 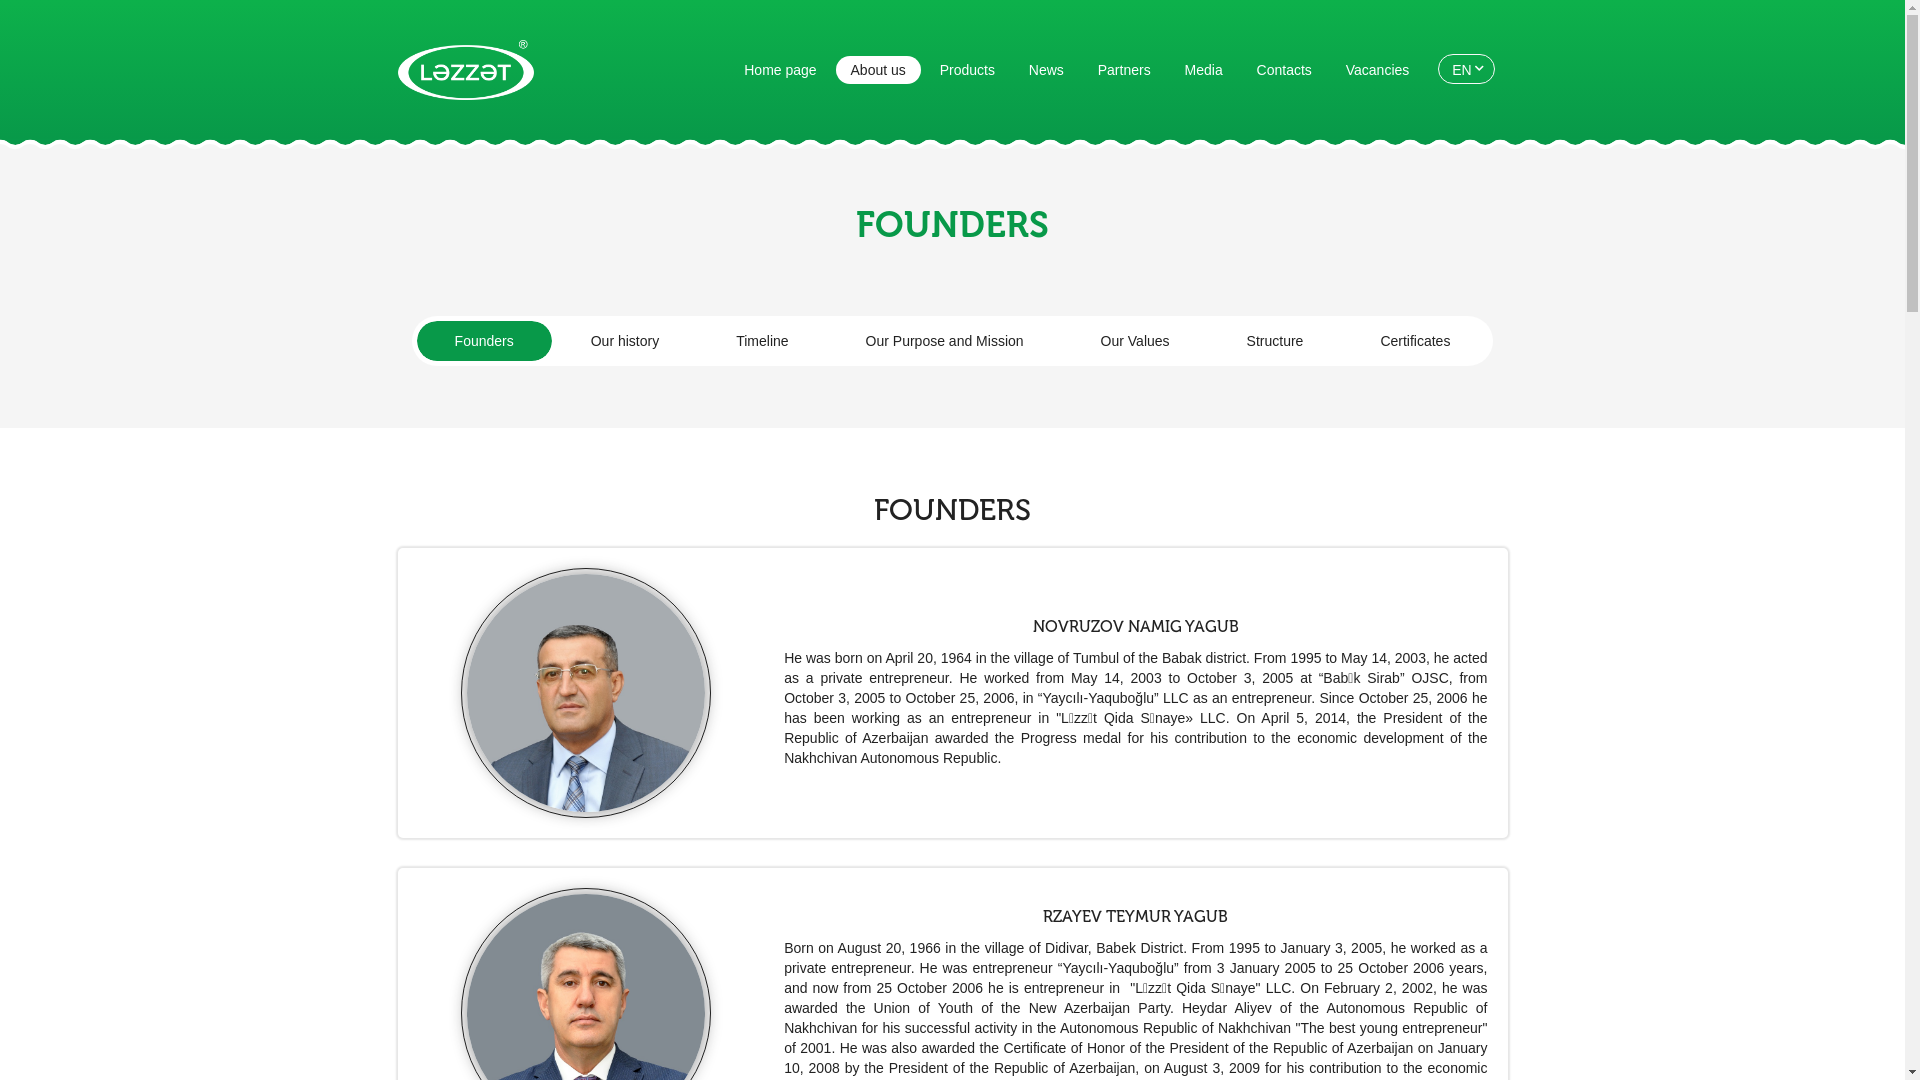 I want to click on 'Media', so click(x=1170, y=68).